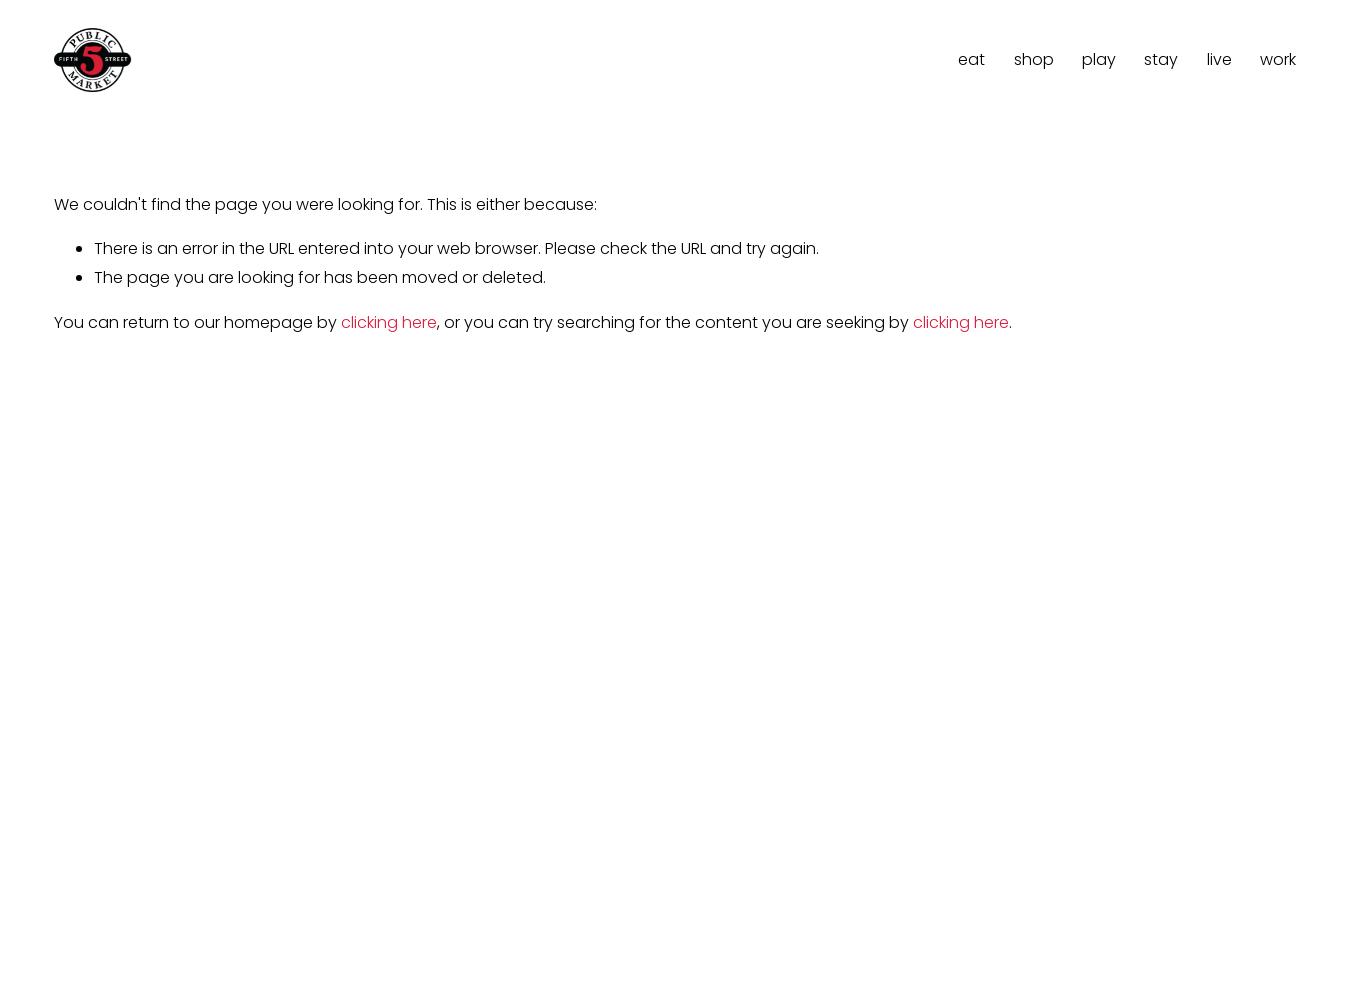  What do you see at coordinates (318, 277) in the screenshot?
I see `'The page you are looking for has been moved or deleted.'` at bounding box center [318, 277].